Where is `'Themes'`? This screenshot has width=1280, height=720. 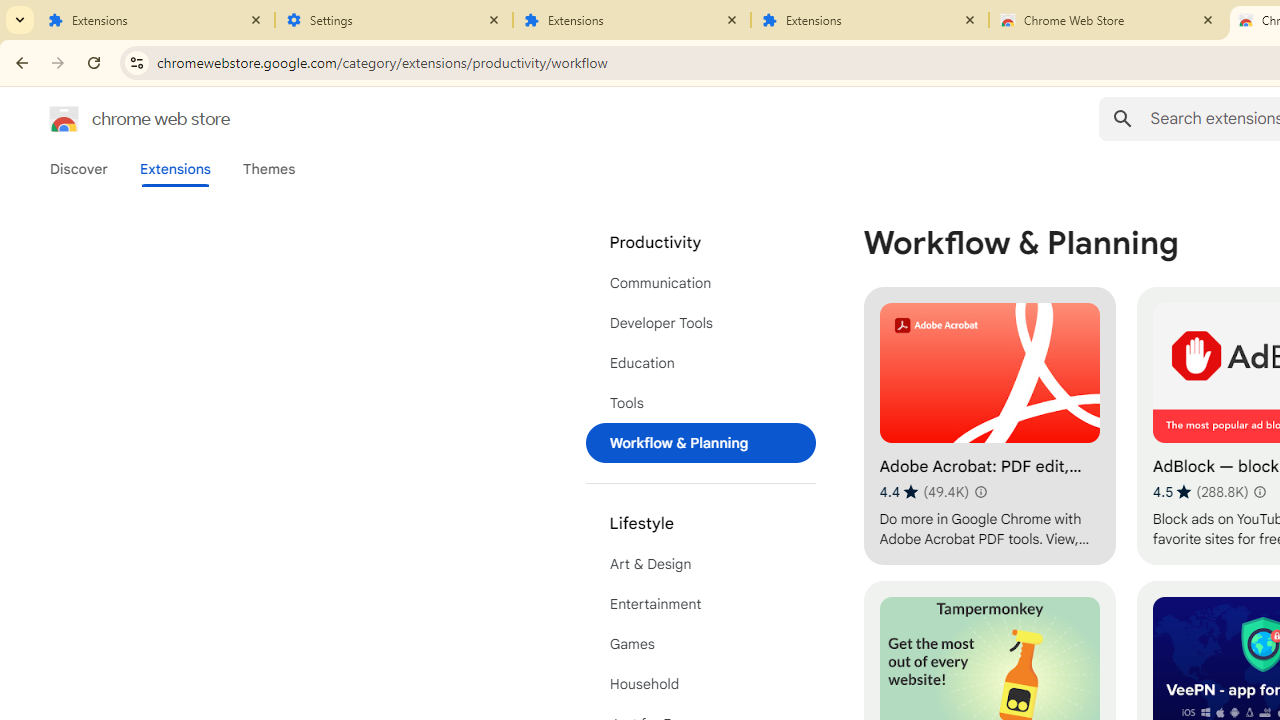 'Themes' is located at coordinates (268, 168).